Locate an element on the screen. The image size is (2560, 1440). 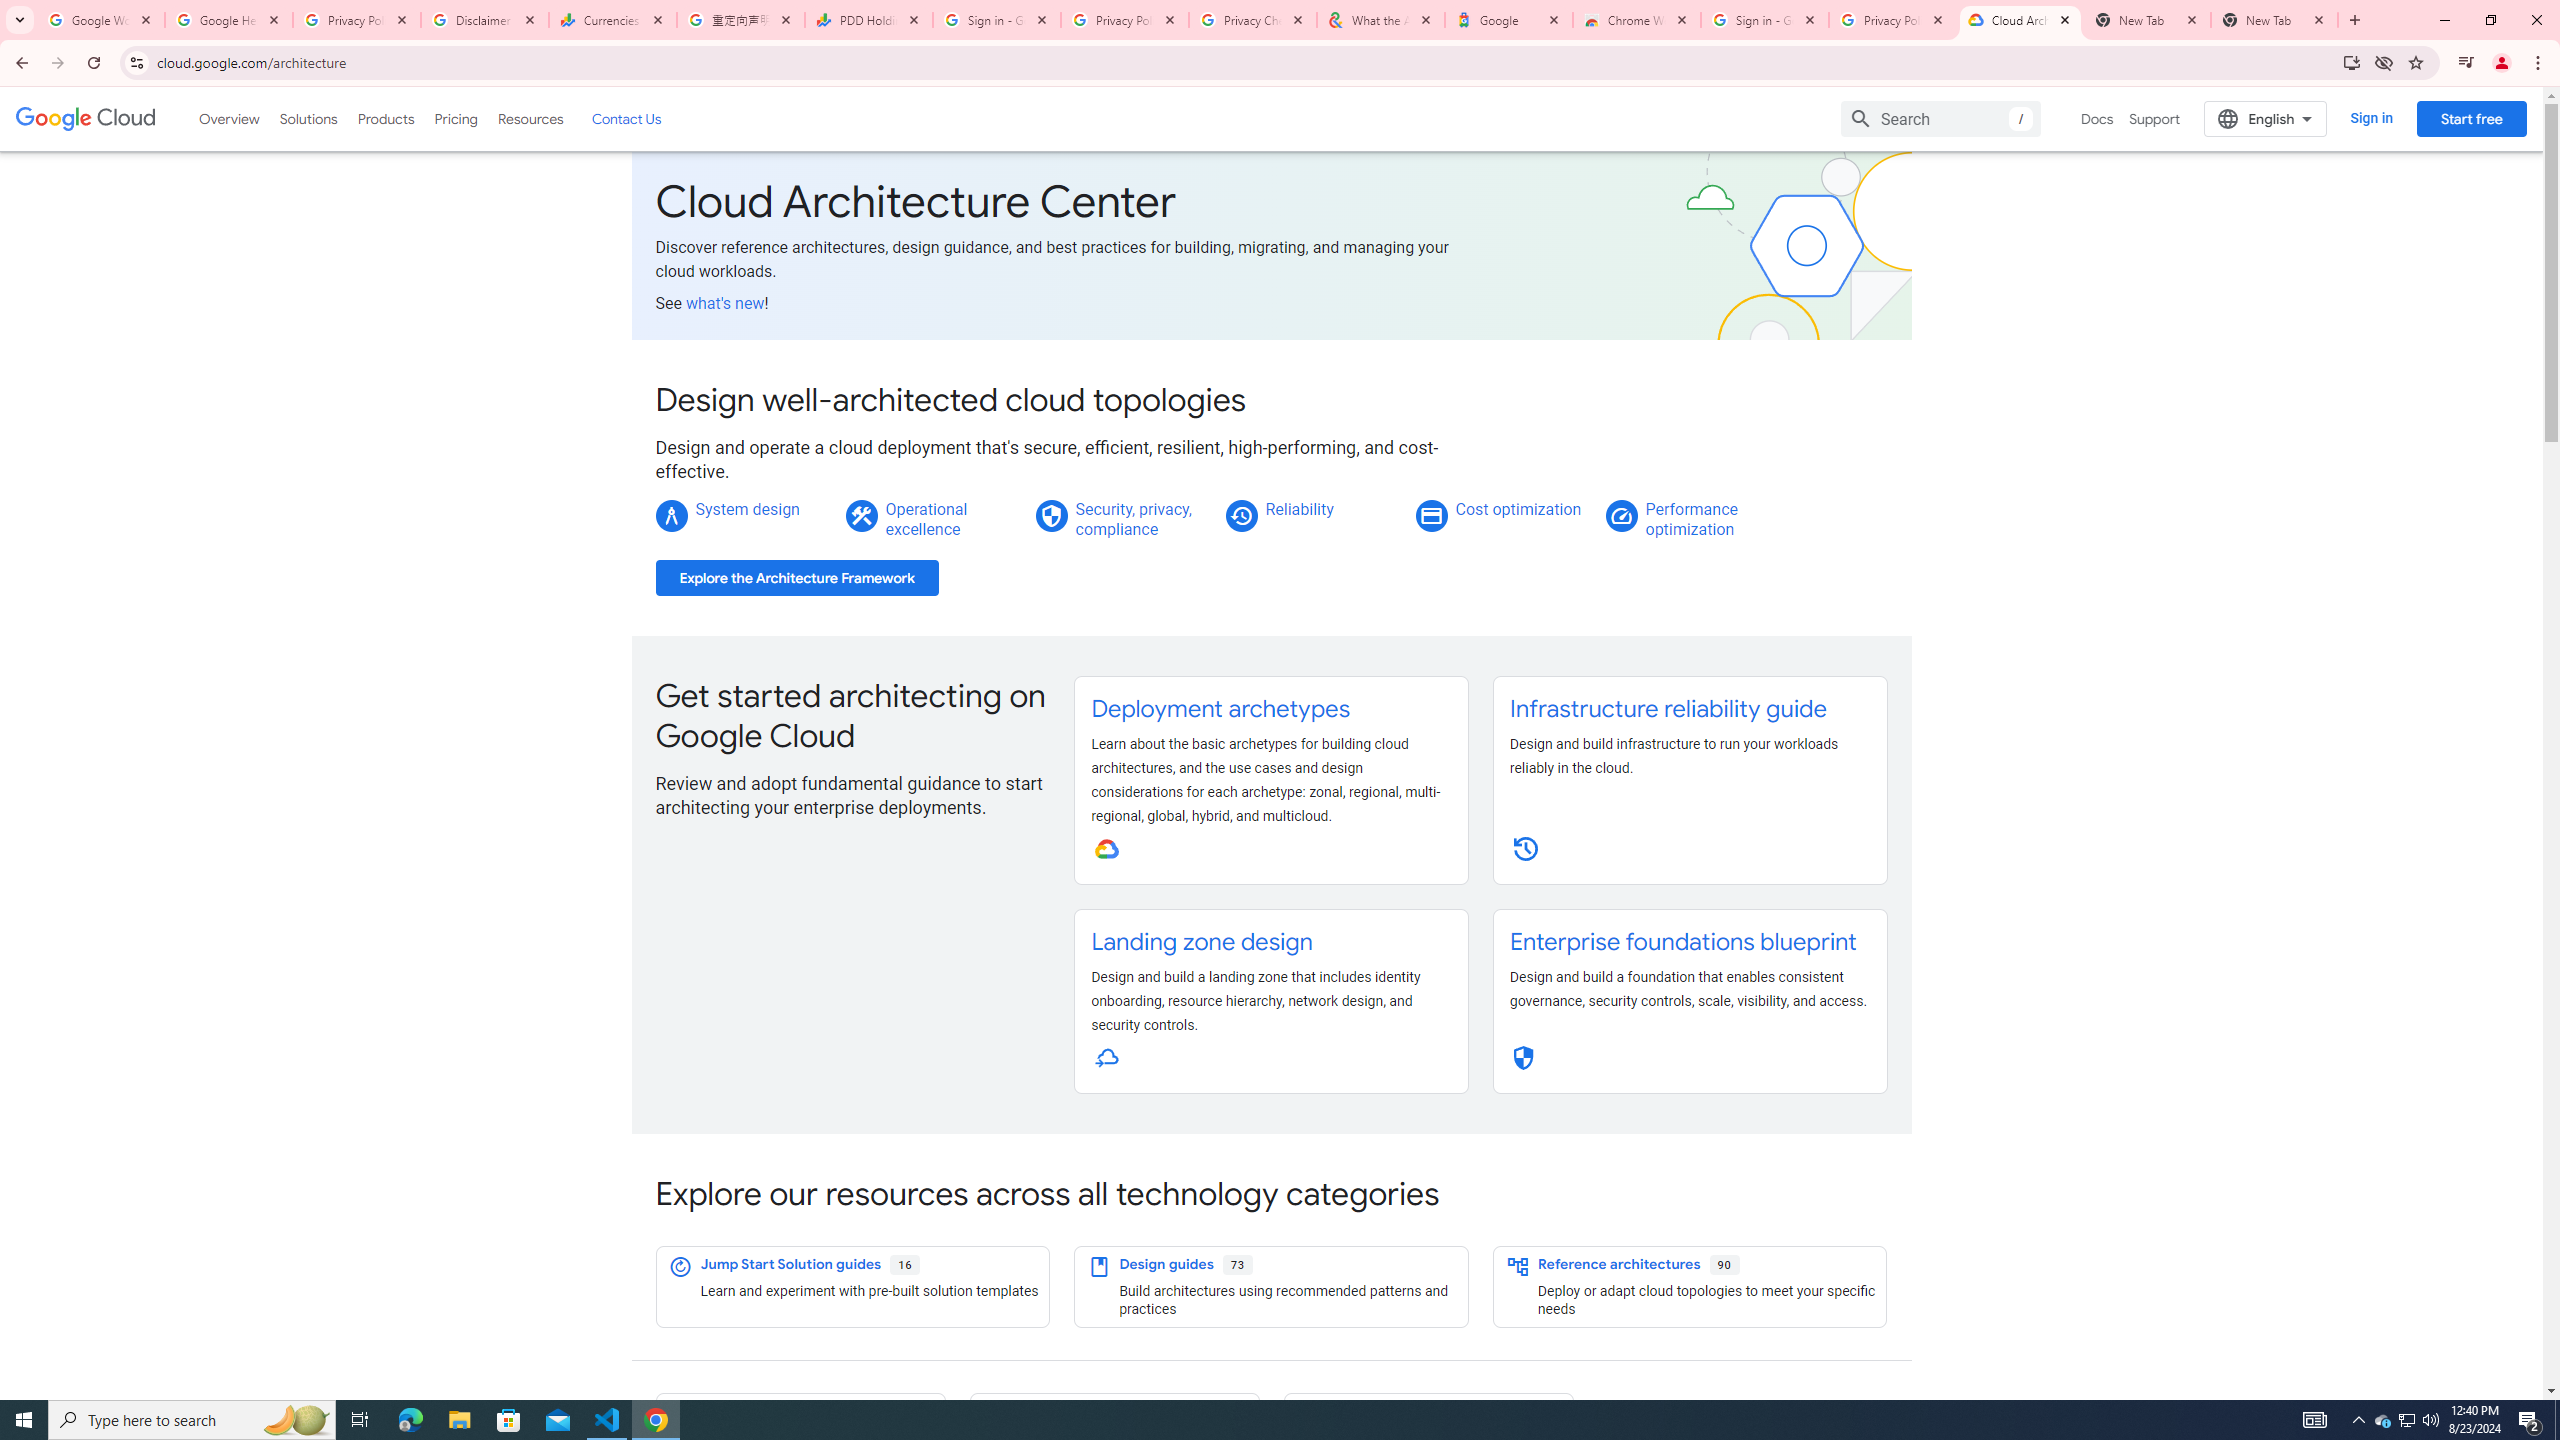
'New Tab' is located at coordinates (2274, 19).